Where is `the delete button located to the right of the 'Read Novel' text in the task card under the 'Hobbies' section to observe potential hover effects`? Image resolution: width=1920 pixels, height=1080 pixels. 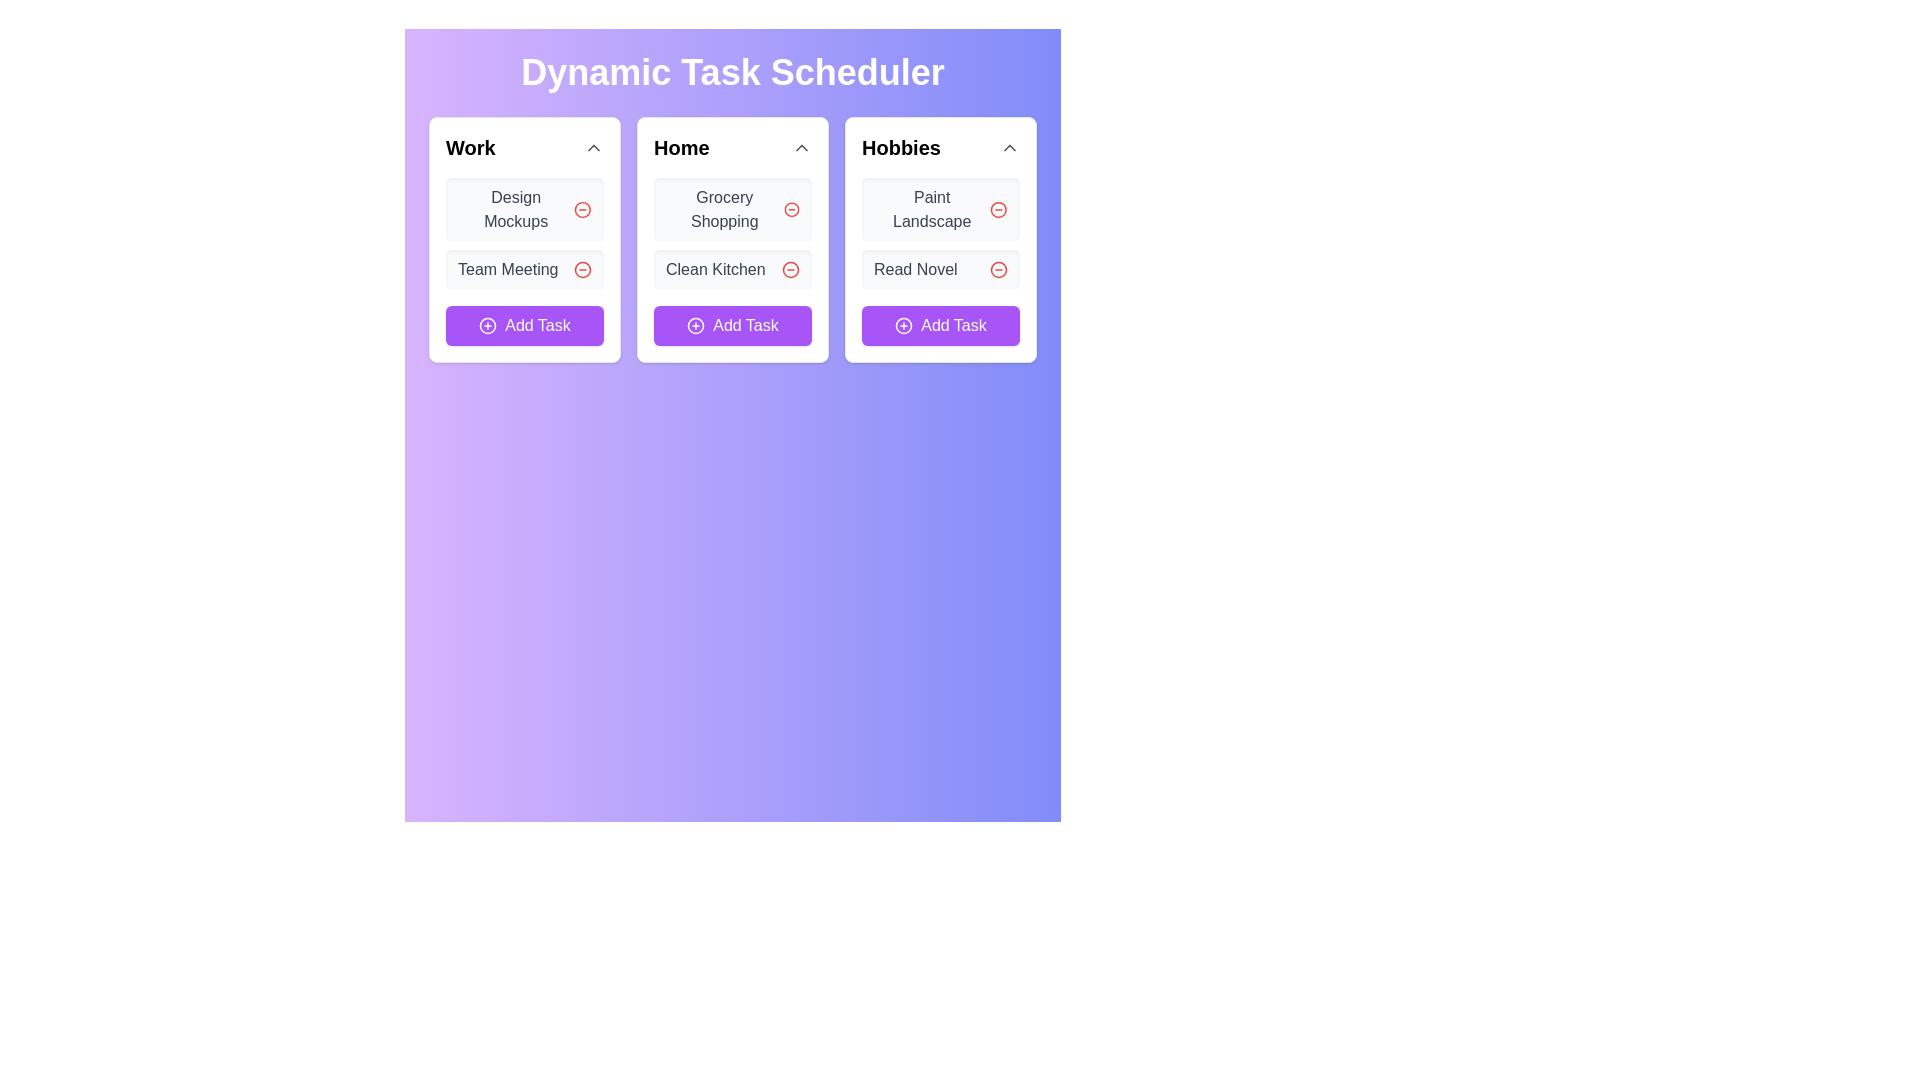 the delete button located to the right of the 'Read Novel' text in the task card under the 'Hobbies' section to observe potential hover effects is located at coordinates (998, 270).